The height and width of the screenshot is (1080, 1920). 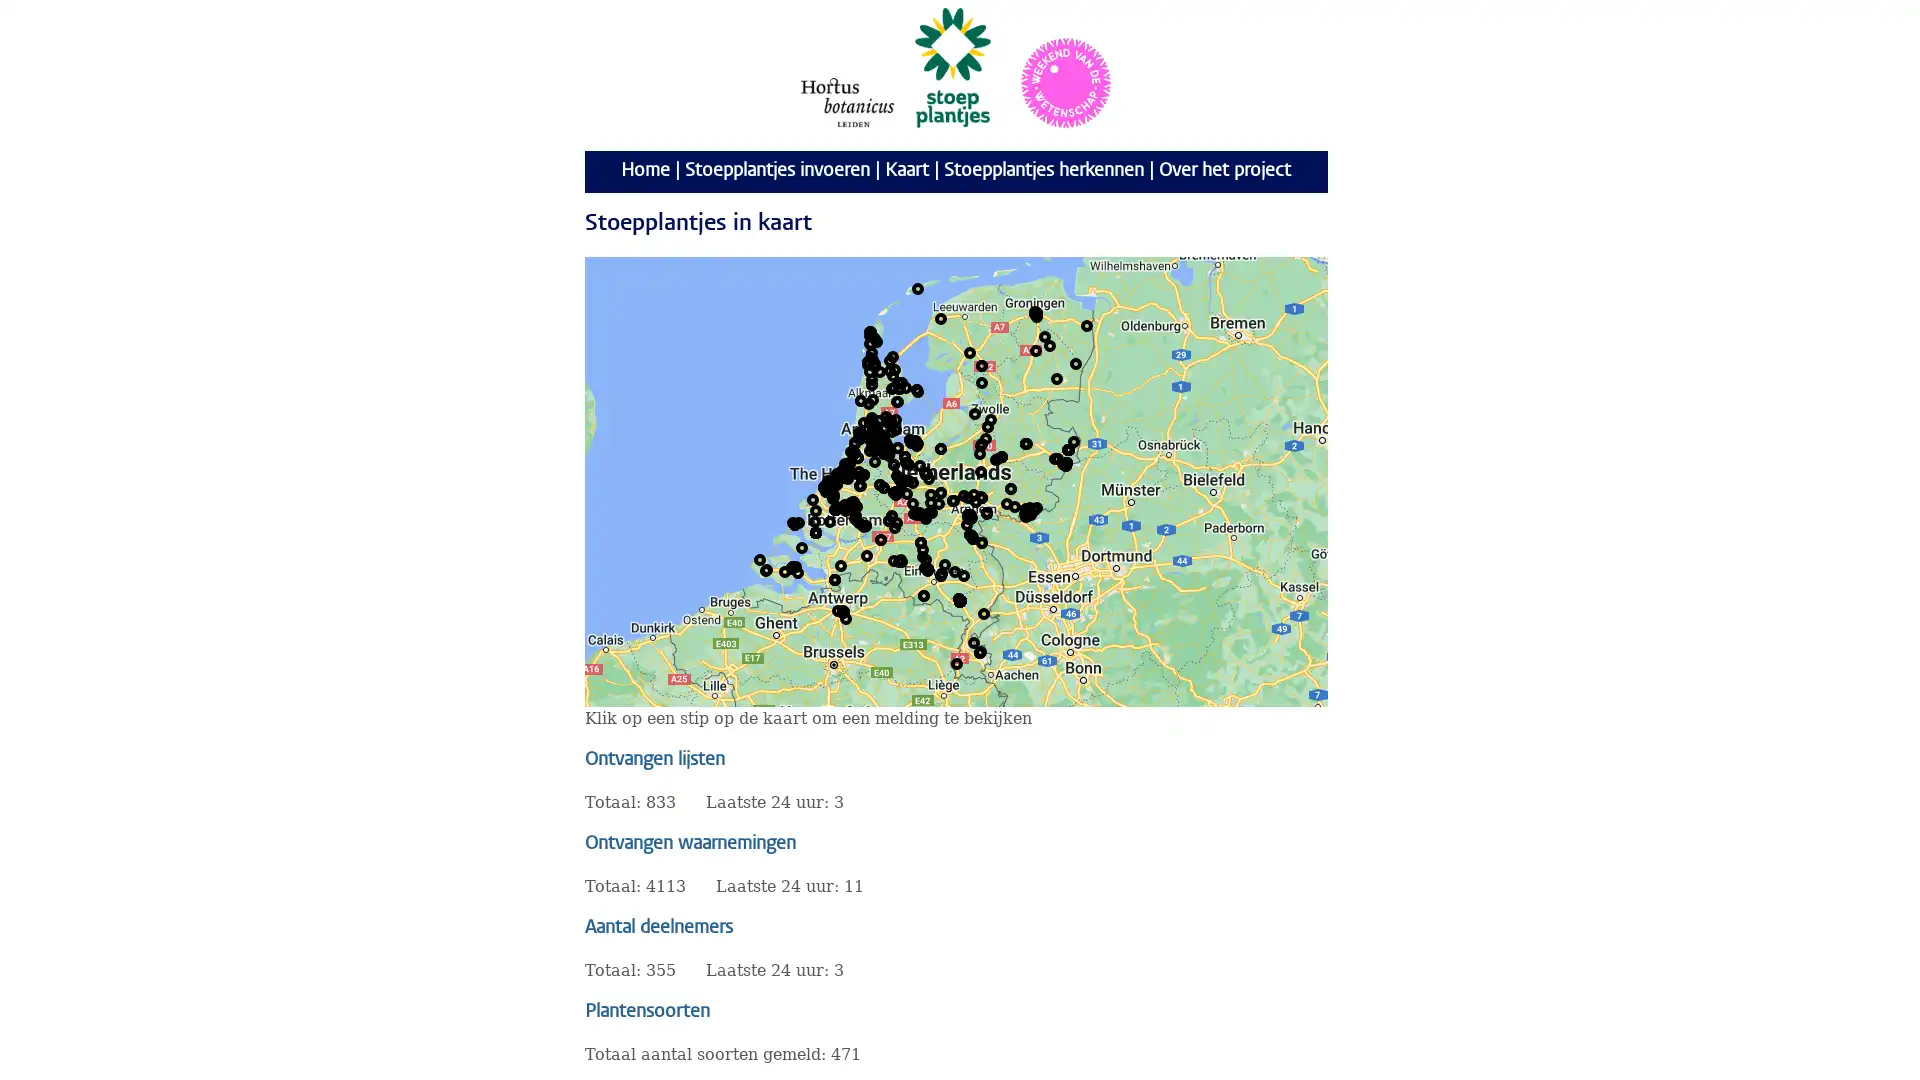 I want to click on Telling van Pom op 08 mei 2022, so click(x=870, y=342).